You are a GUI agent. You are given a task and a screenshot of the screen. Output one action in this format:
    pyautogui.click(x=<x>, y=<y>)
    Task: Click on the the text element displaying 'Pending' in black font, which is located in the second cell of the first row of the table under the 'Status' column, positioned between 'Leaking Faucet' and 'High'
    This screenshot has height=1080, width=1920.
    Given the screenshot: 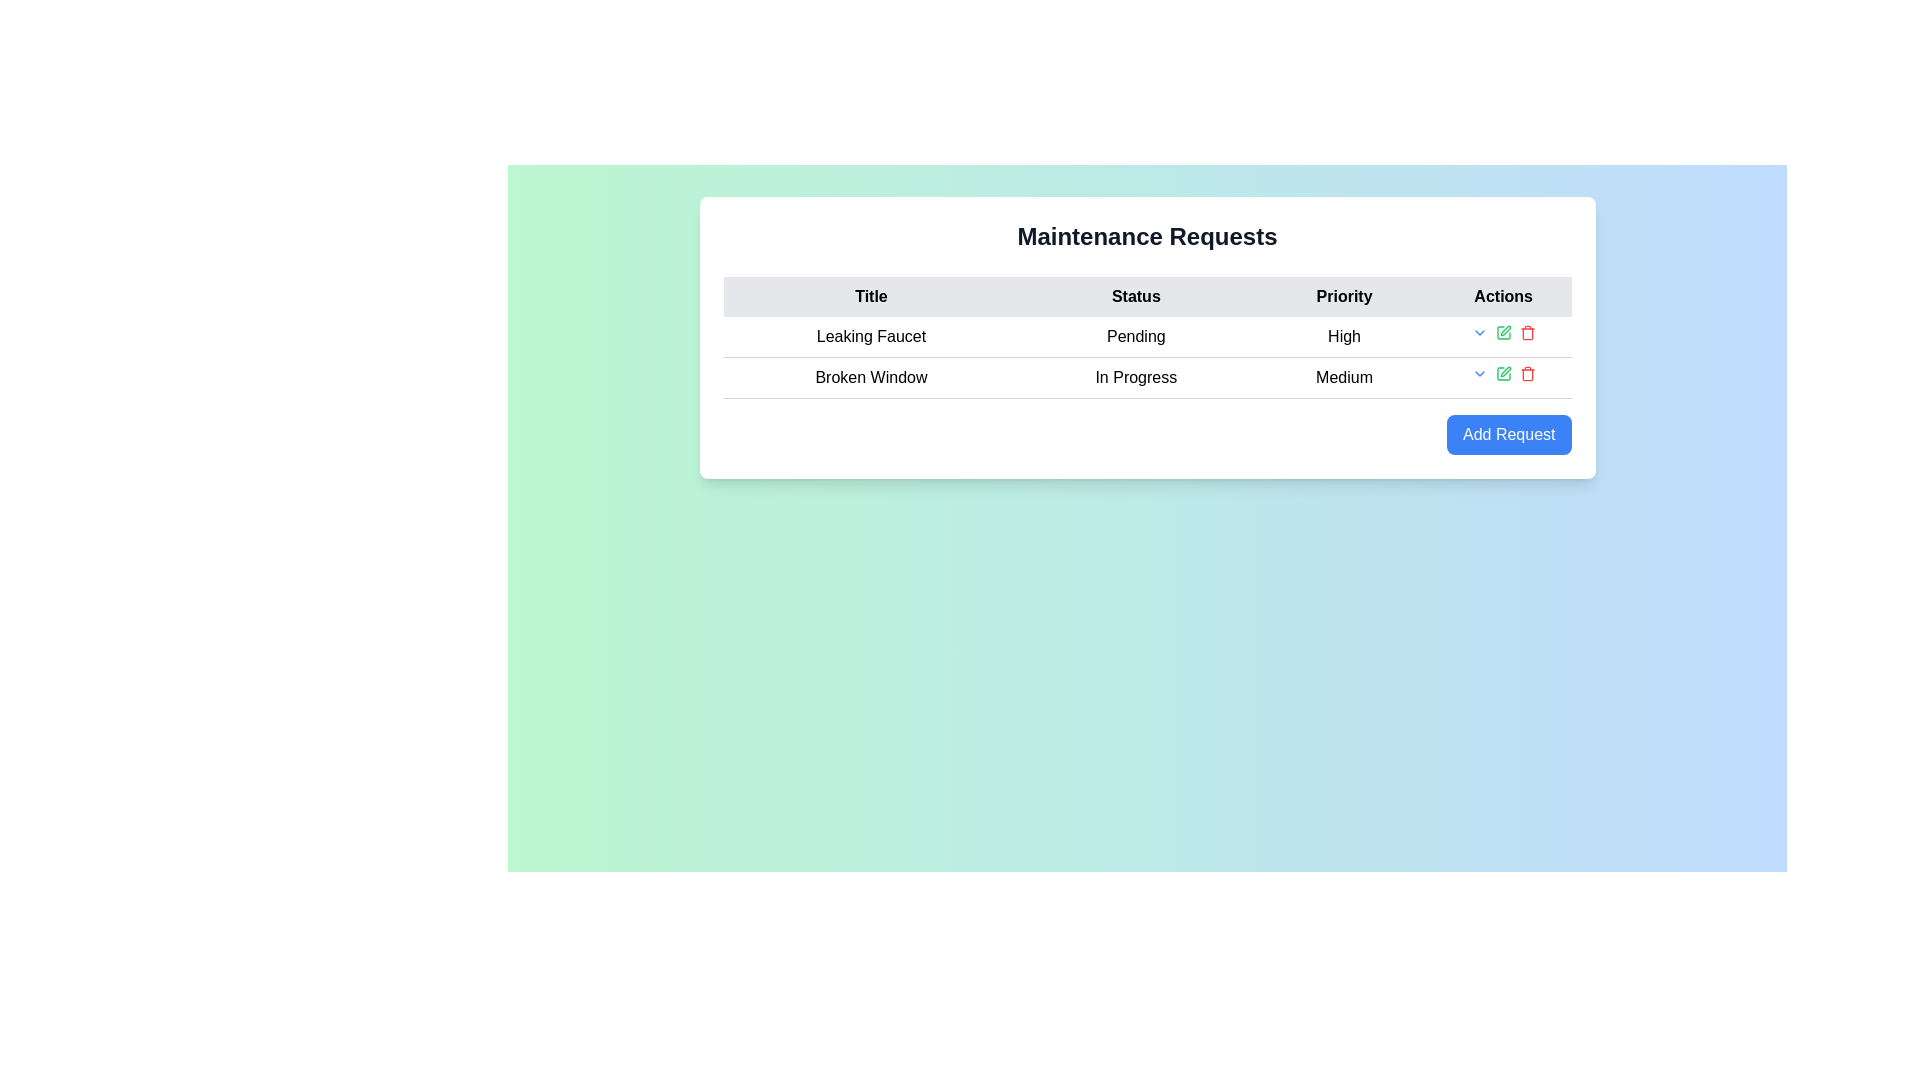 What is the action you would take?
    pyautogui.click(x=1136, y=336)
    